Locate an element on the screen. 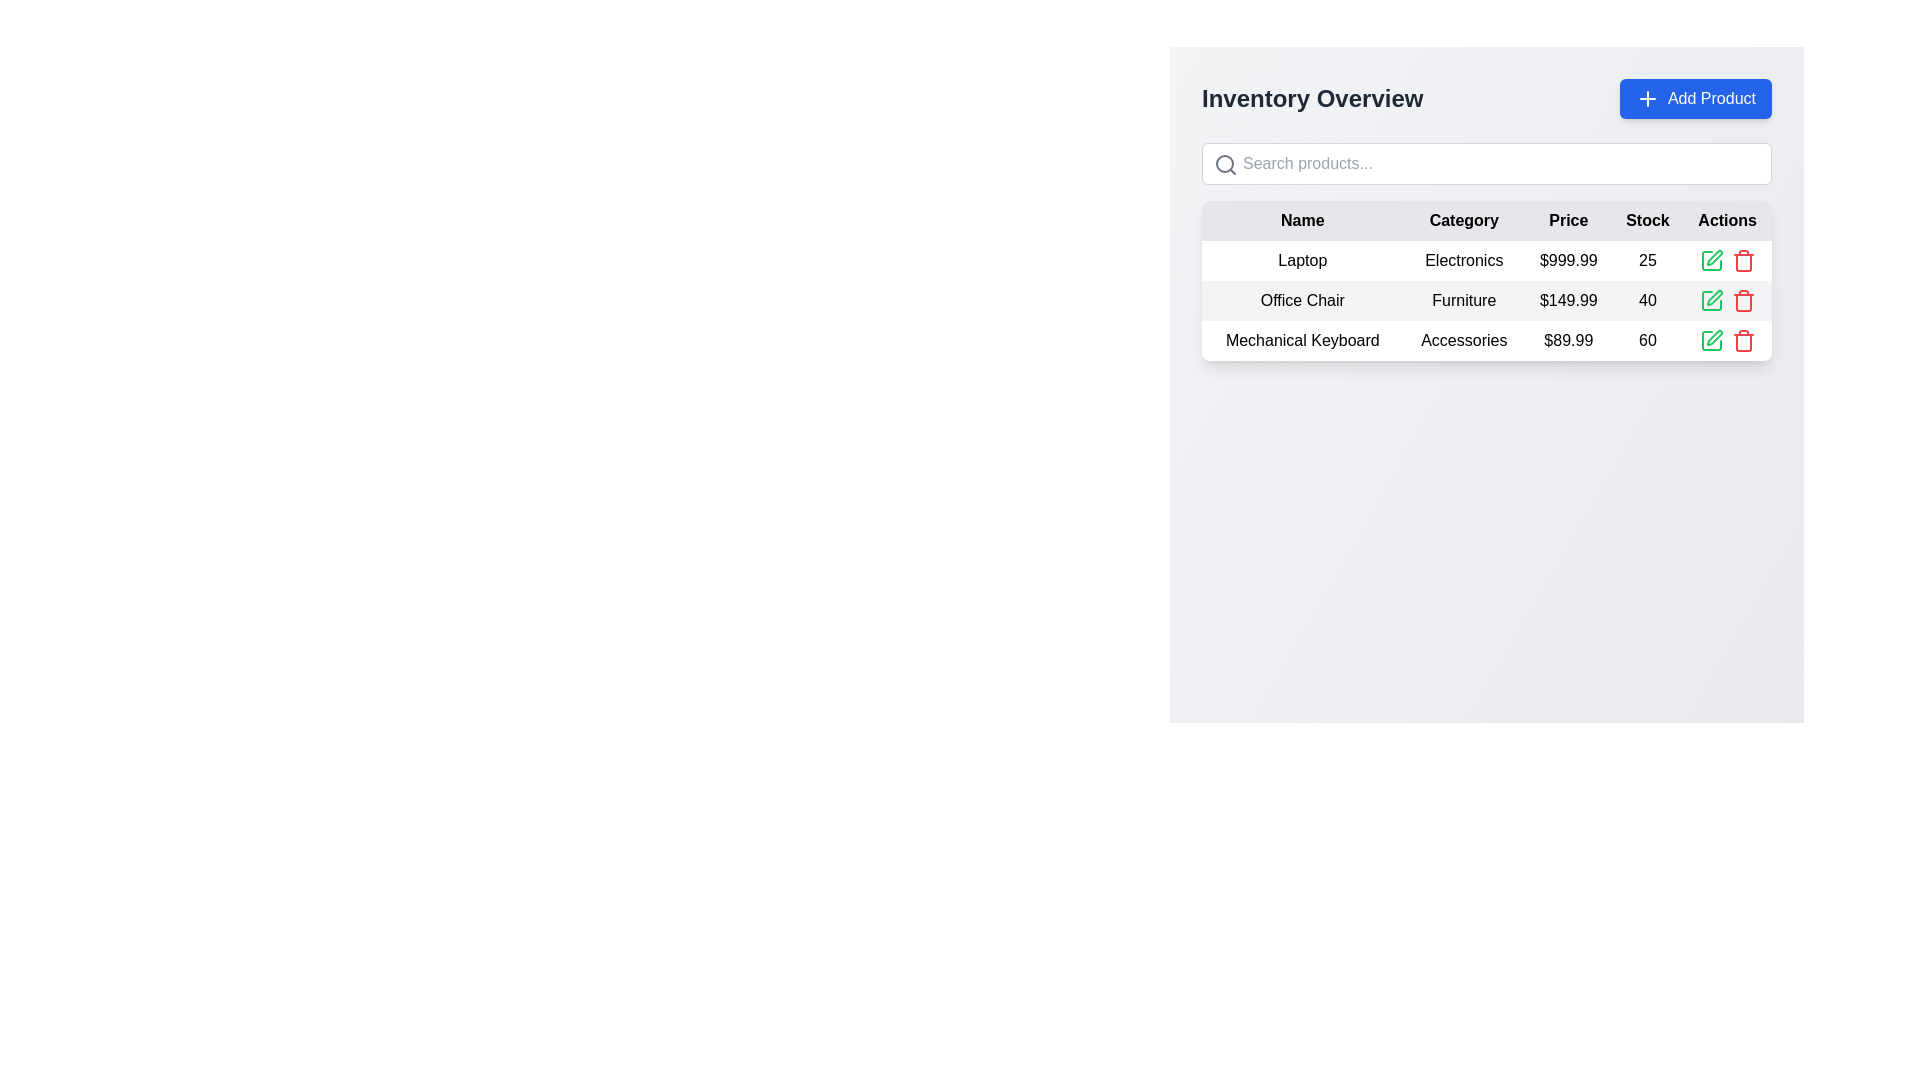 The height and width of the screenshot is (1080, 1920). the green pencil icon in the Action panel is located at coordinates (1726, 260).